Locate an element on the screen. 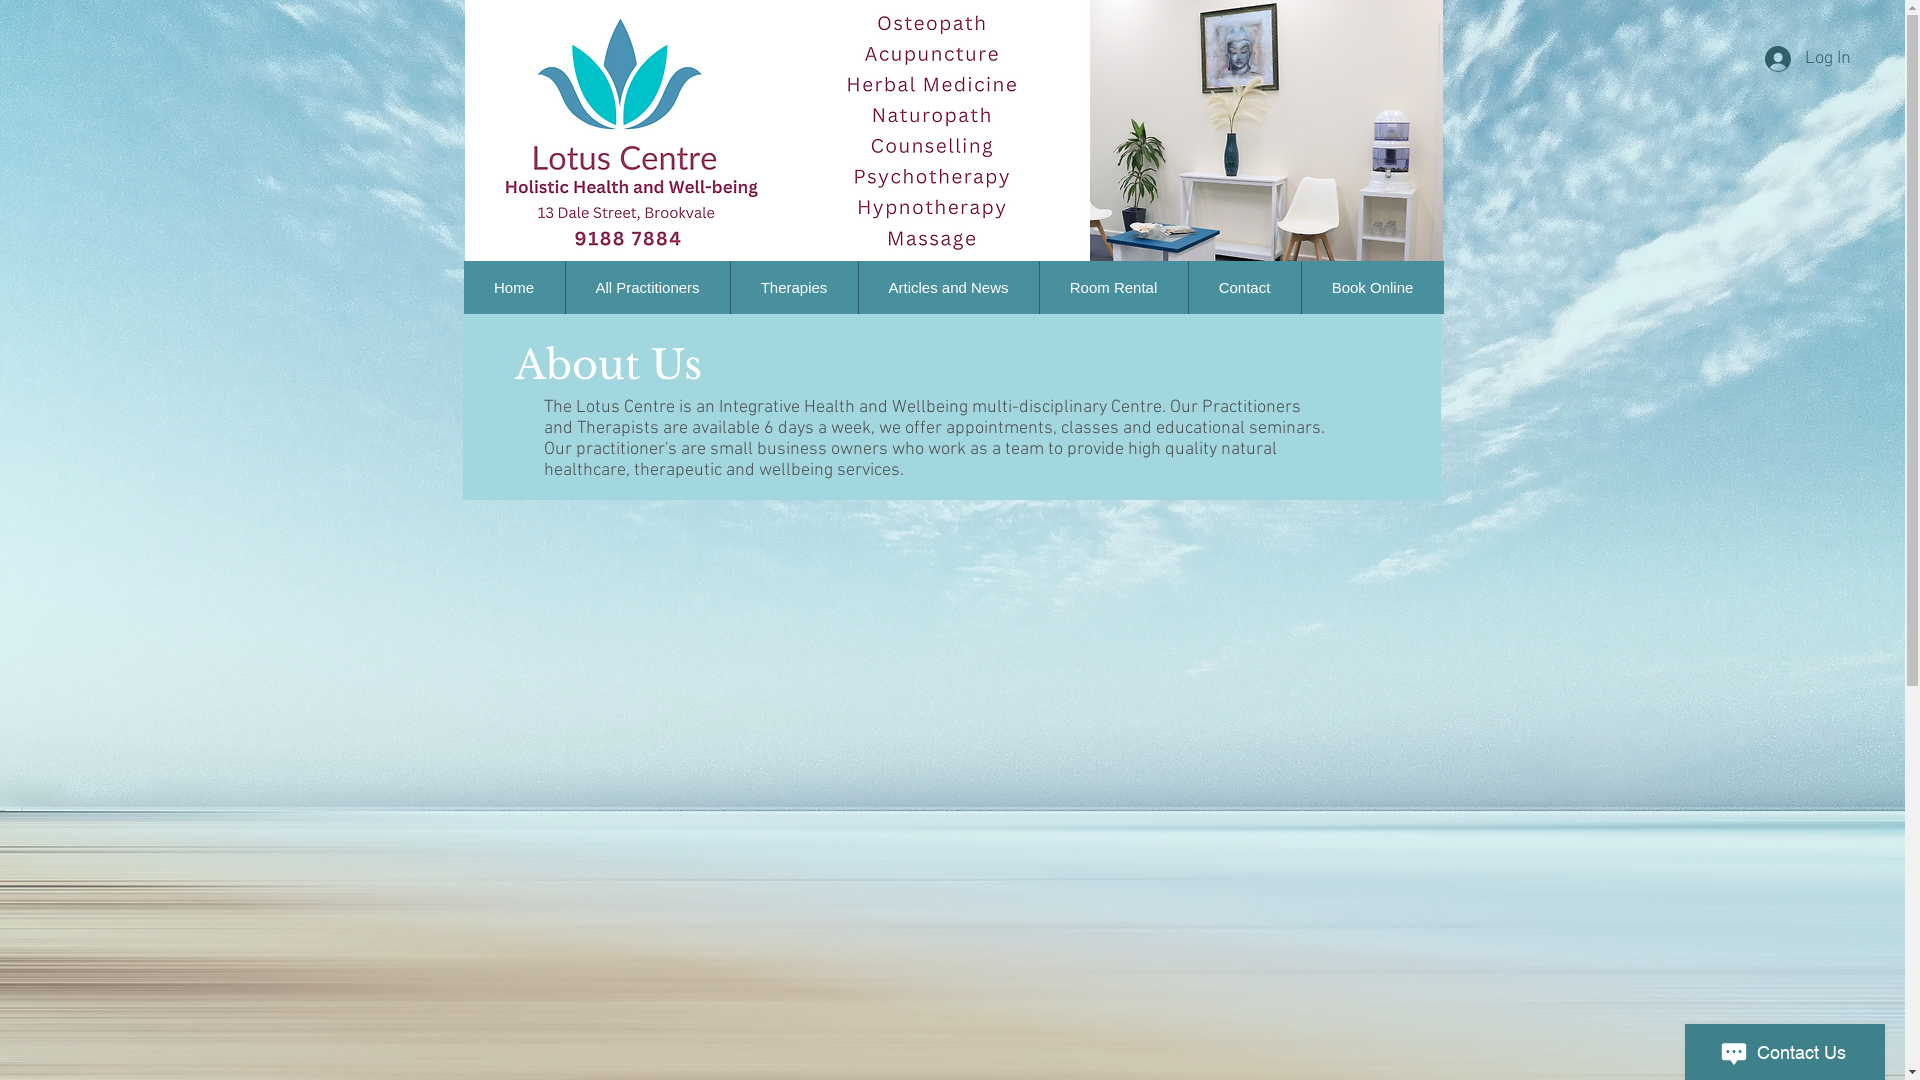  'All Practitioners' is located at coordinates (646, 287).